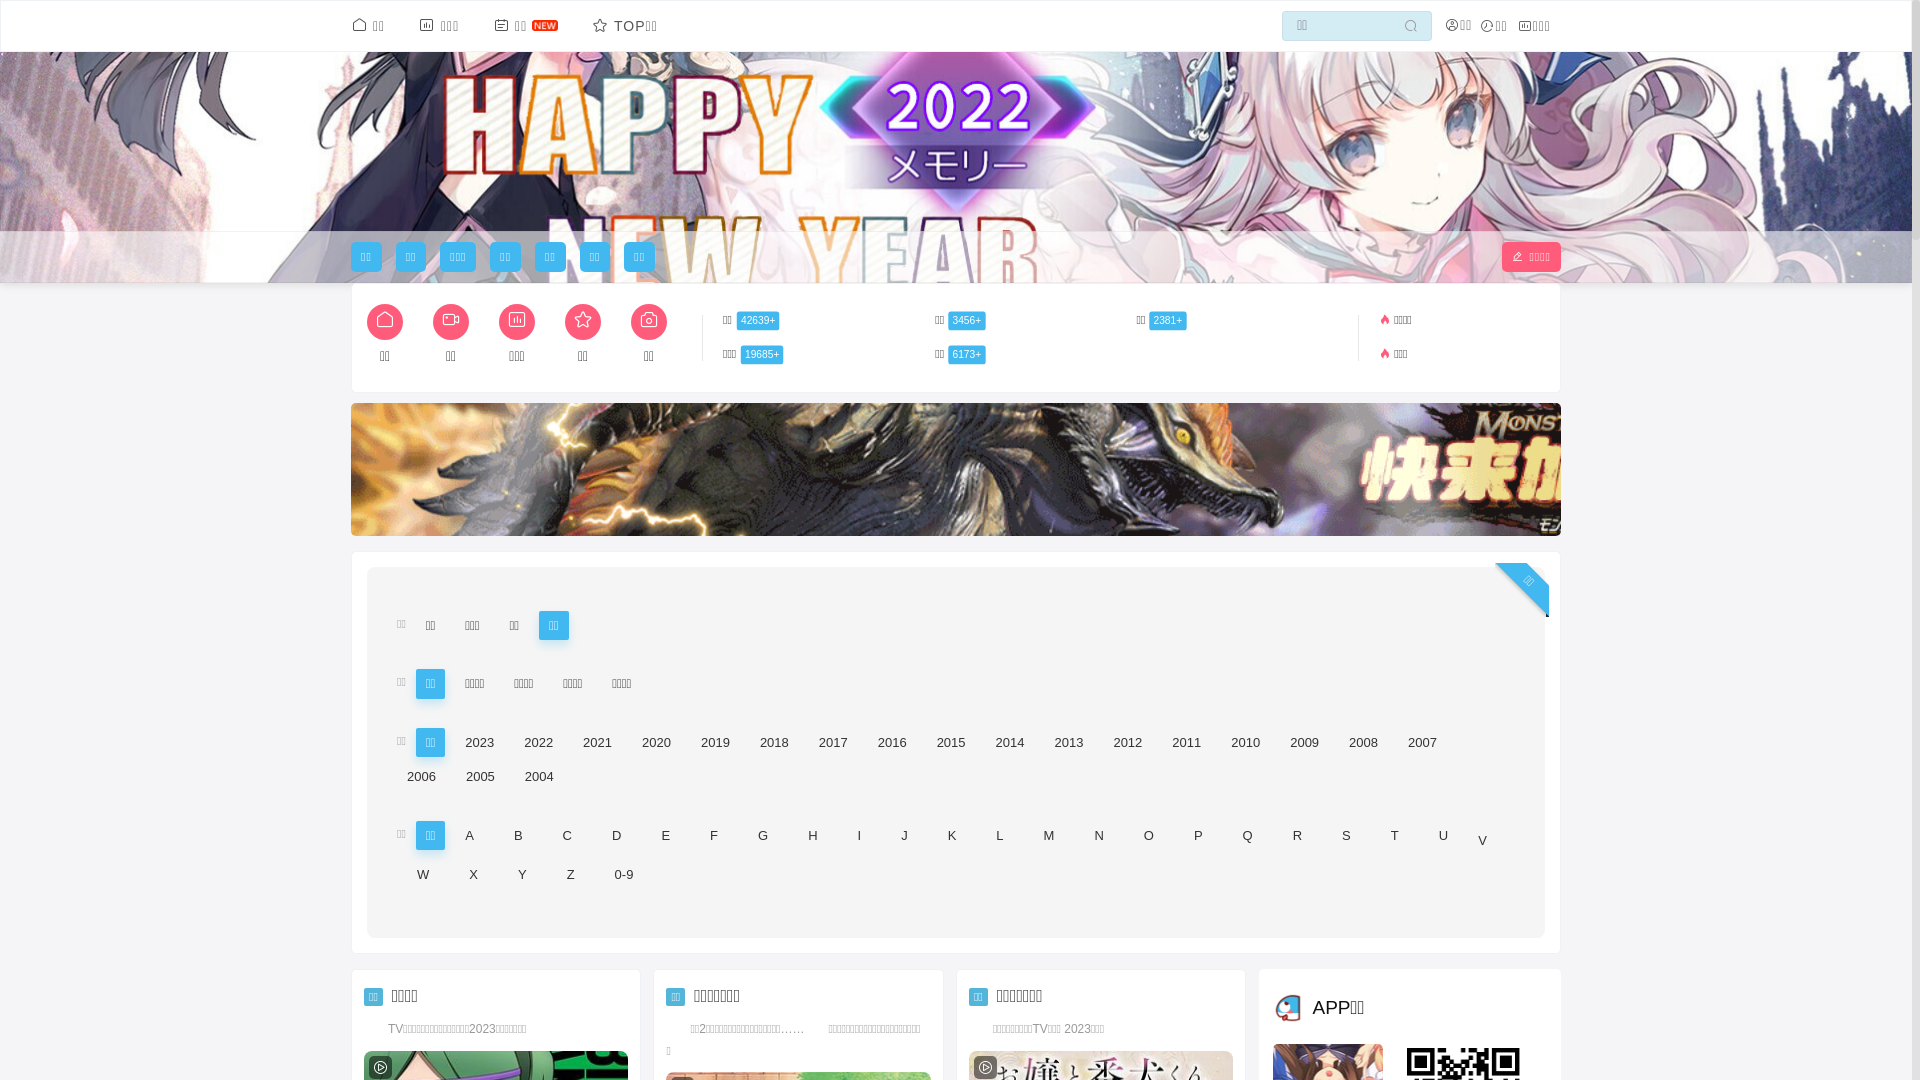  Describe the element at coordinates (472, 873) in the screenshot. I see `'X'` at that location.